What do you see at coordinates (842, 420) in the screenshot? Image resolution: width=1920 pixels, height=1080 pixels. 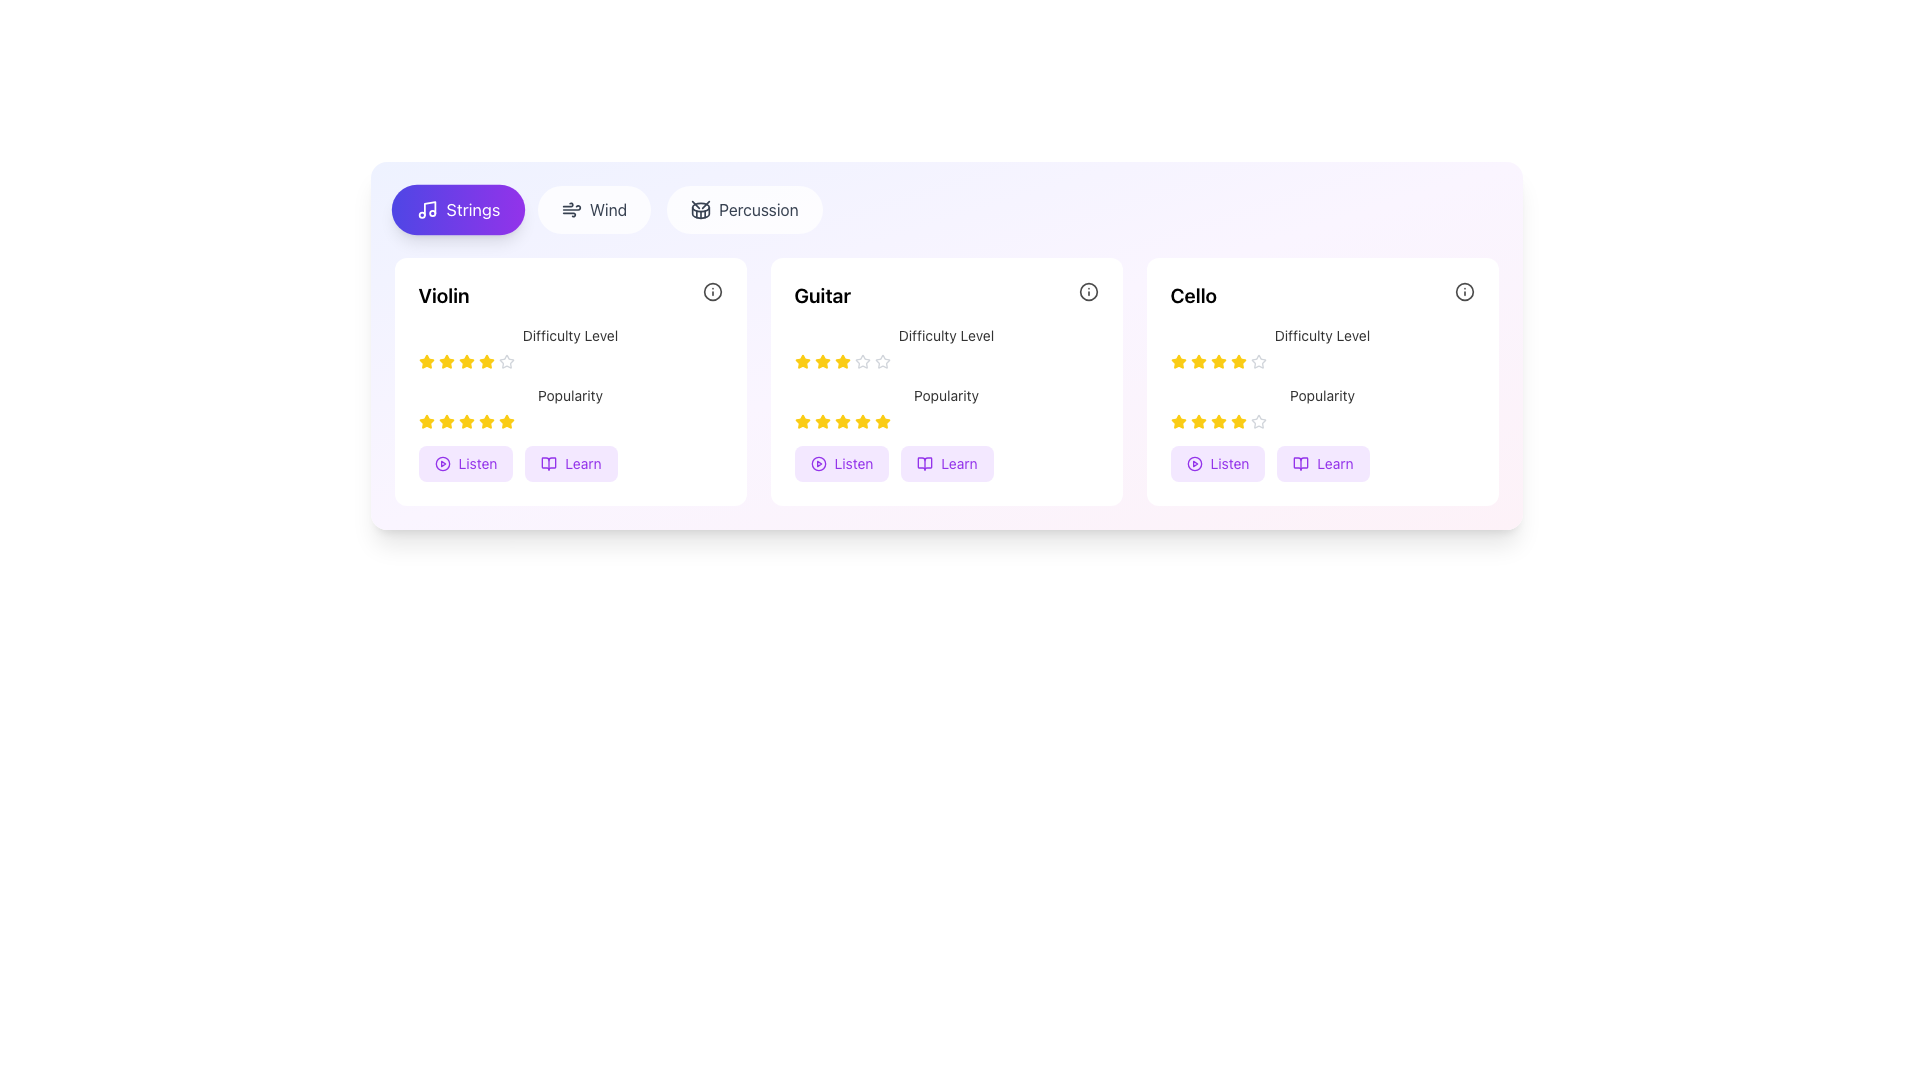 I see `the yellow star icon, which is the fourth star in the bottom star-rating row of the 'Guitar' card, dedicated to the popularity metric` at bounding box center [842, 420].